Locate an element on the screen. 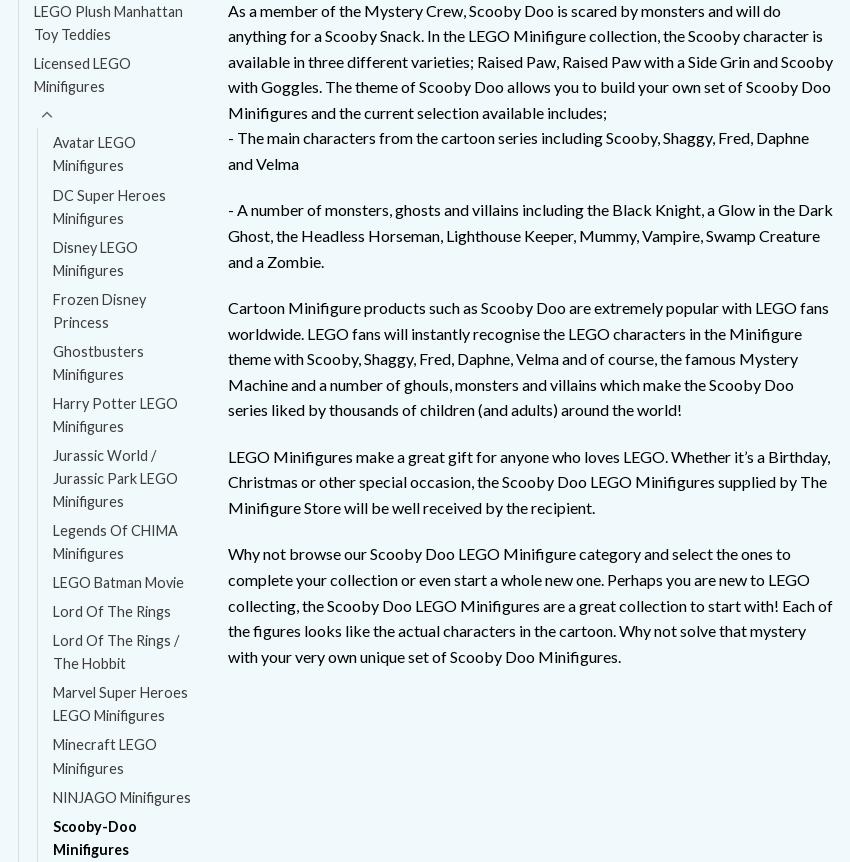  '- A number of monsters, ghosts and villains including the Black Knight, a Glow in the Dark Ghost, the Headless Horseman, Lighthouse Keeper, Mummy, Vampire, Swamp Creature and a Zombie.' is located at coordinates (528, 233).